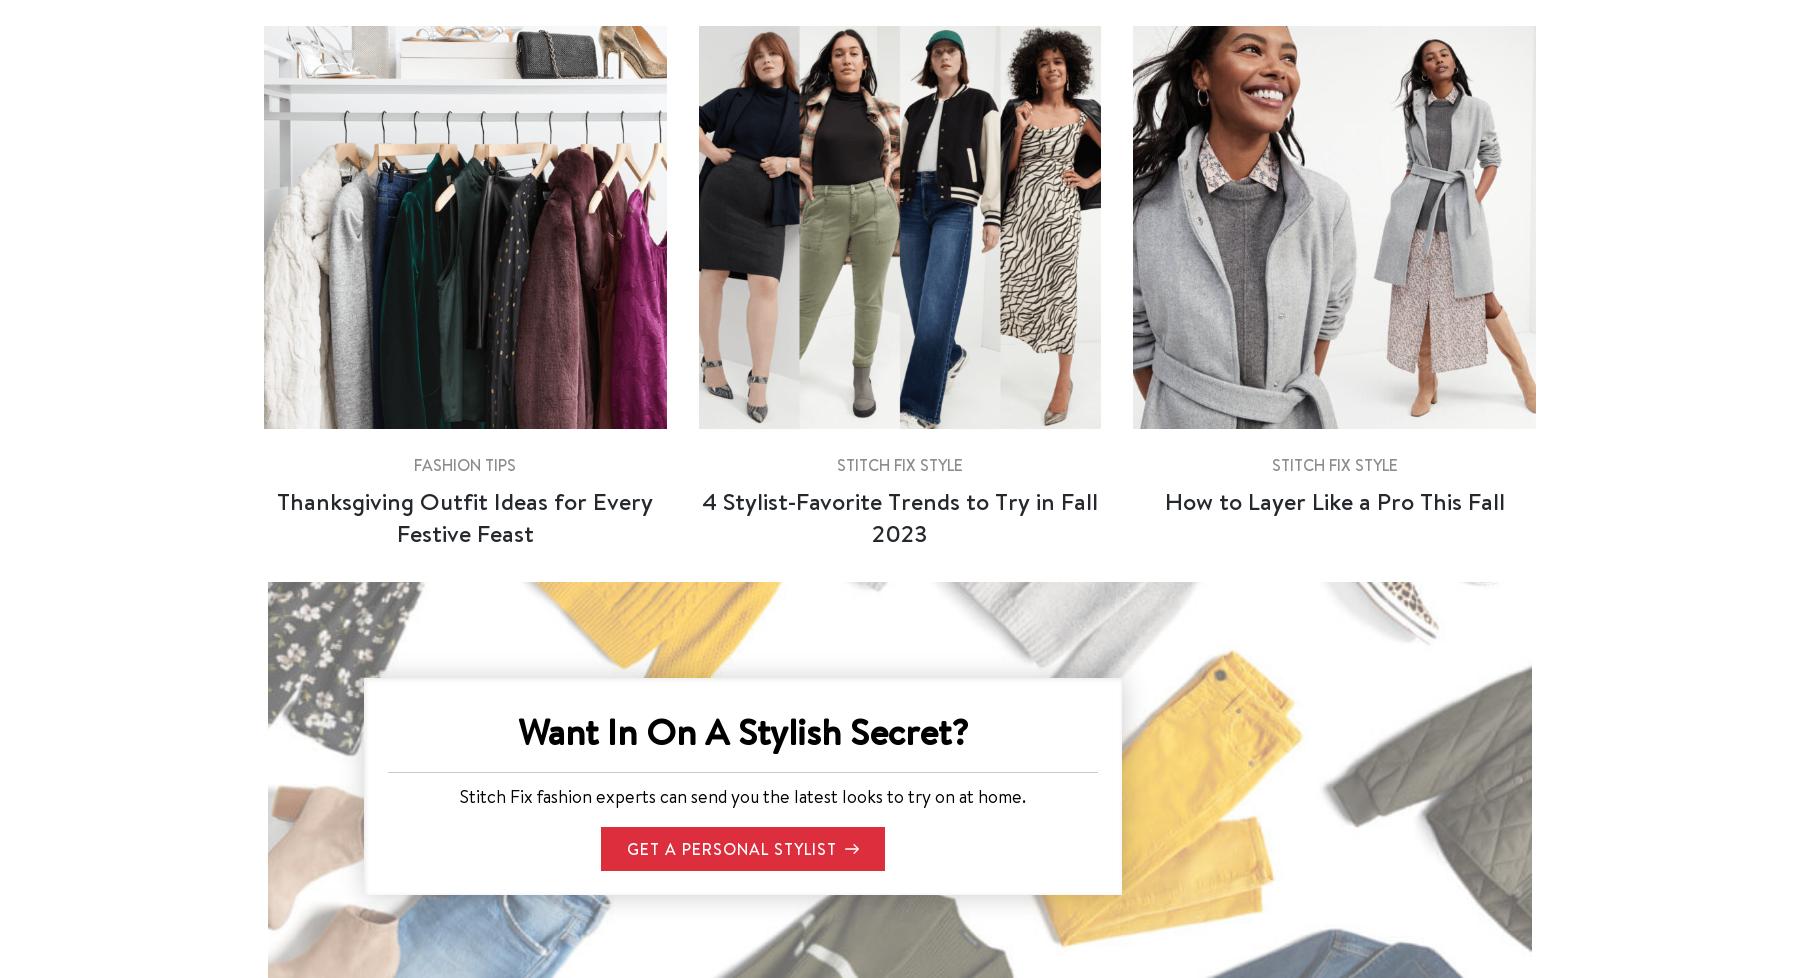 The image size is (1800, 978). What do you see at coordinates (276, 516) in the screenshot?
I see `'Thanksgiving Outfit Ideas for Every Festive Feast'` at bounding box center [276, 516].